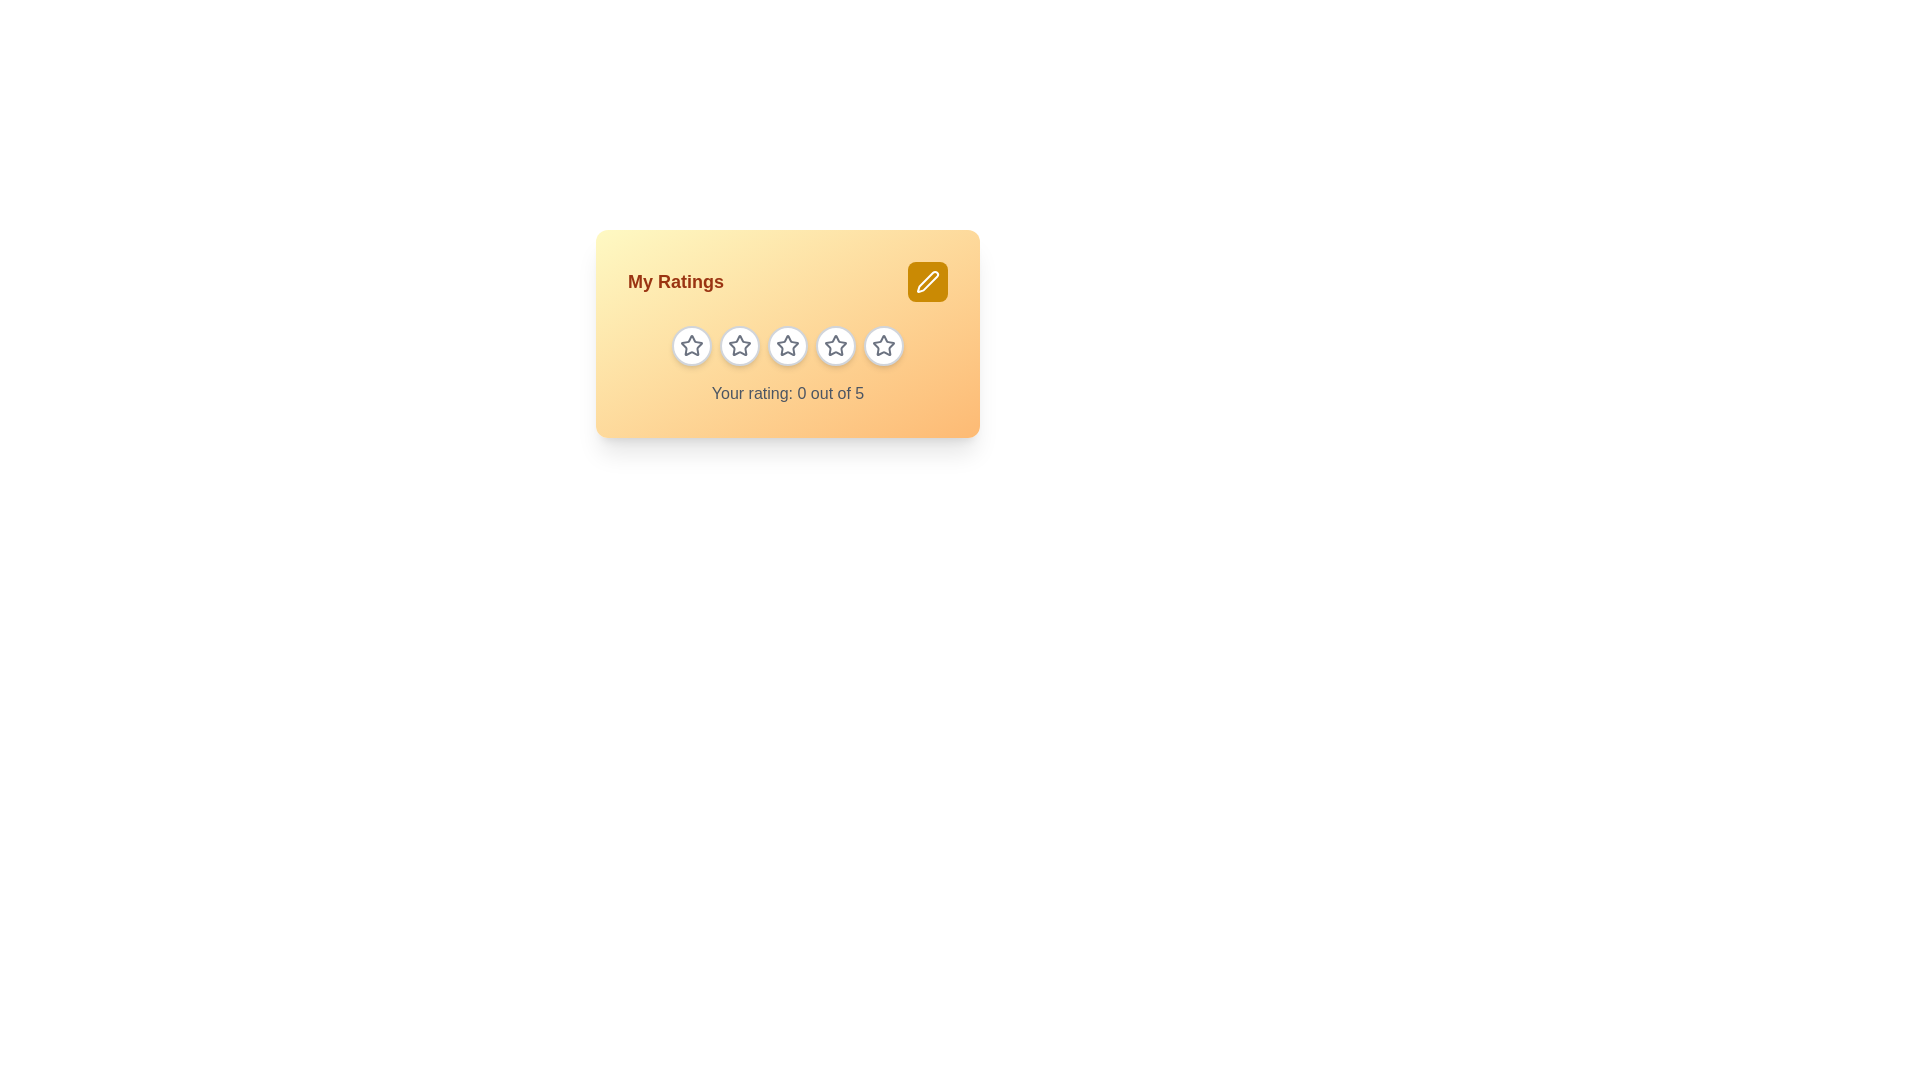  I want to click on a star in the interactive rating widget, so click(786, 333).